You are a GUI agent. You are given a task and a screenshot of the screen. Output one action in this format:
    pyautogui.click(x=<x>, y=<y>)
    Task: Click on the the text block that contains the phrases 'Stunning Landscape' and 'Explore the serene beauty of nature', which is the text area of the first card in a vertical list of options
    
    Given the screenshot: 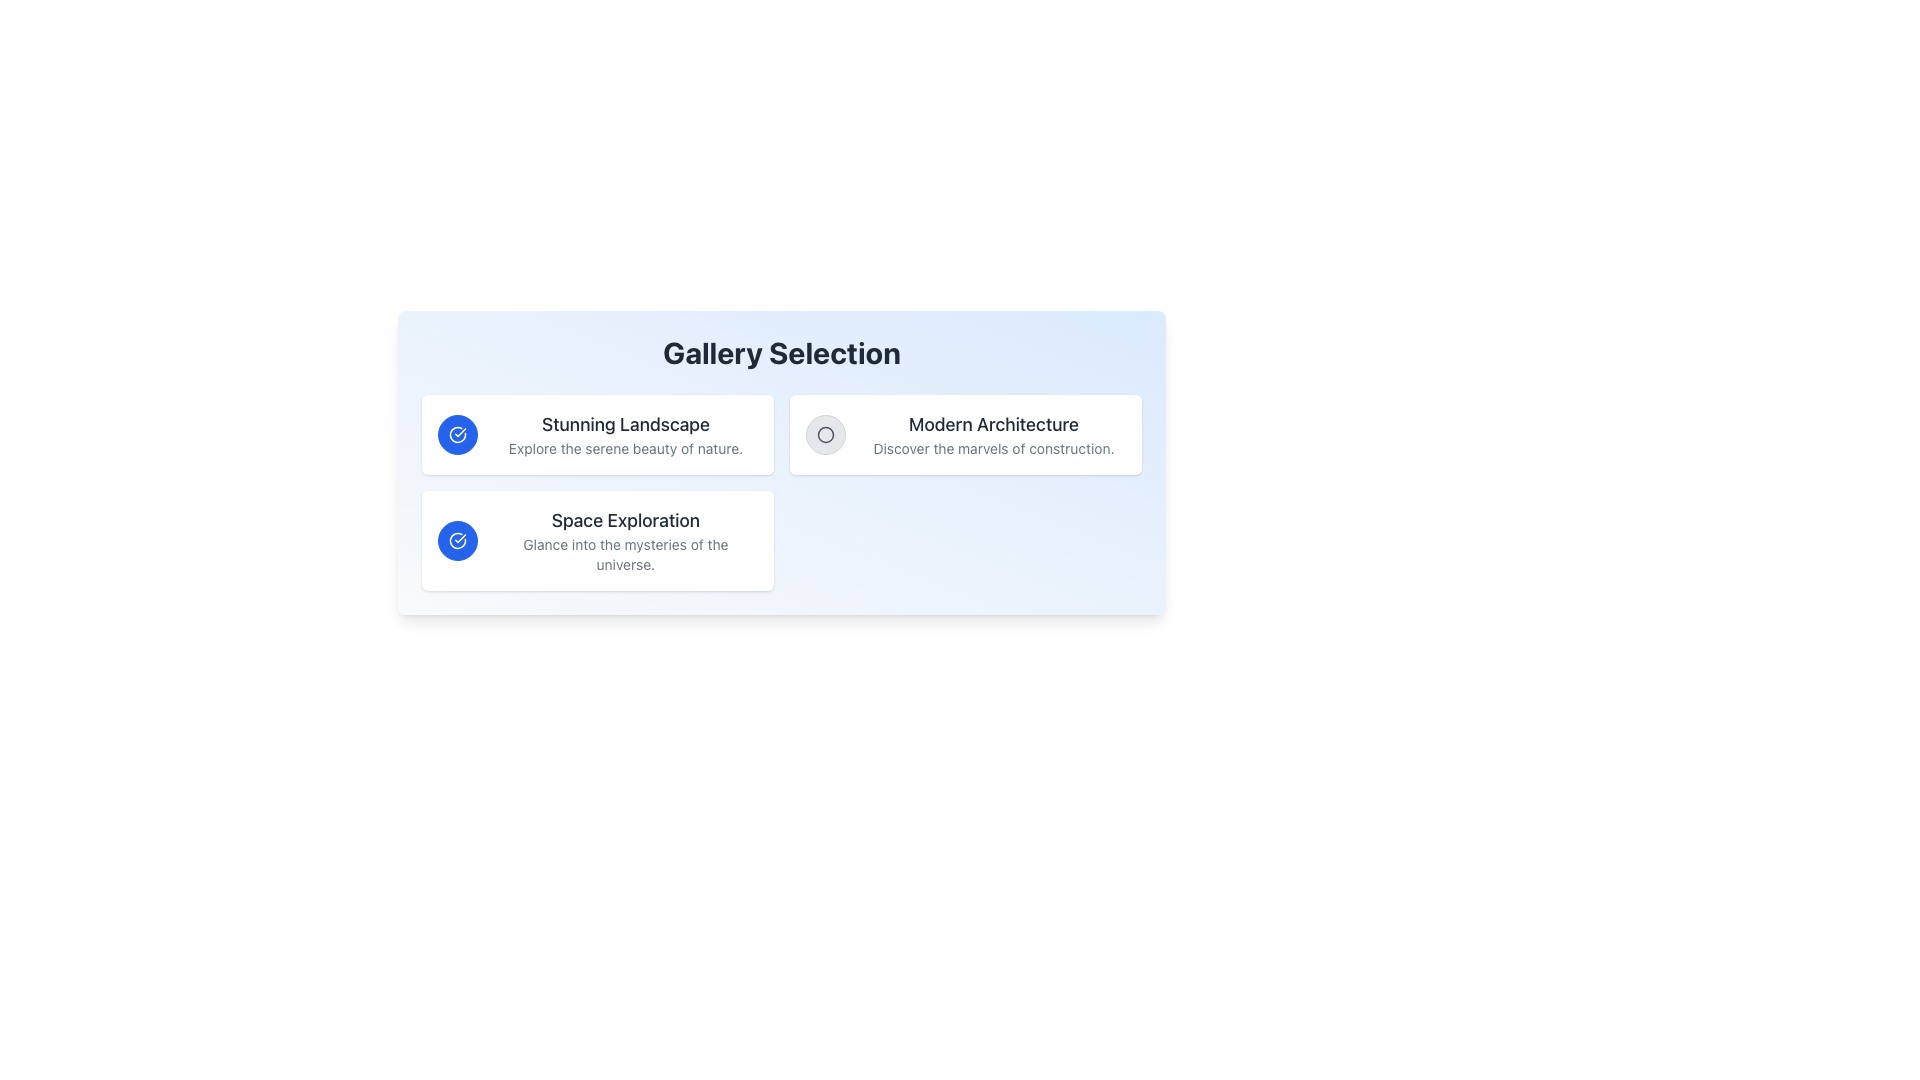 What is the action you would take?
    pyautogui.click(x=624, y=434)
    